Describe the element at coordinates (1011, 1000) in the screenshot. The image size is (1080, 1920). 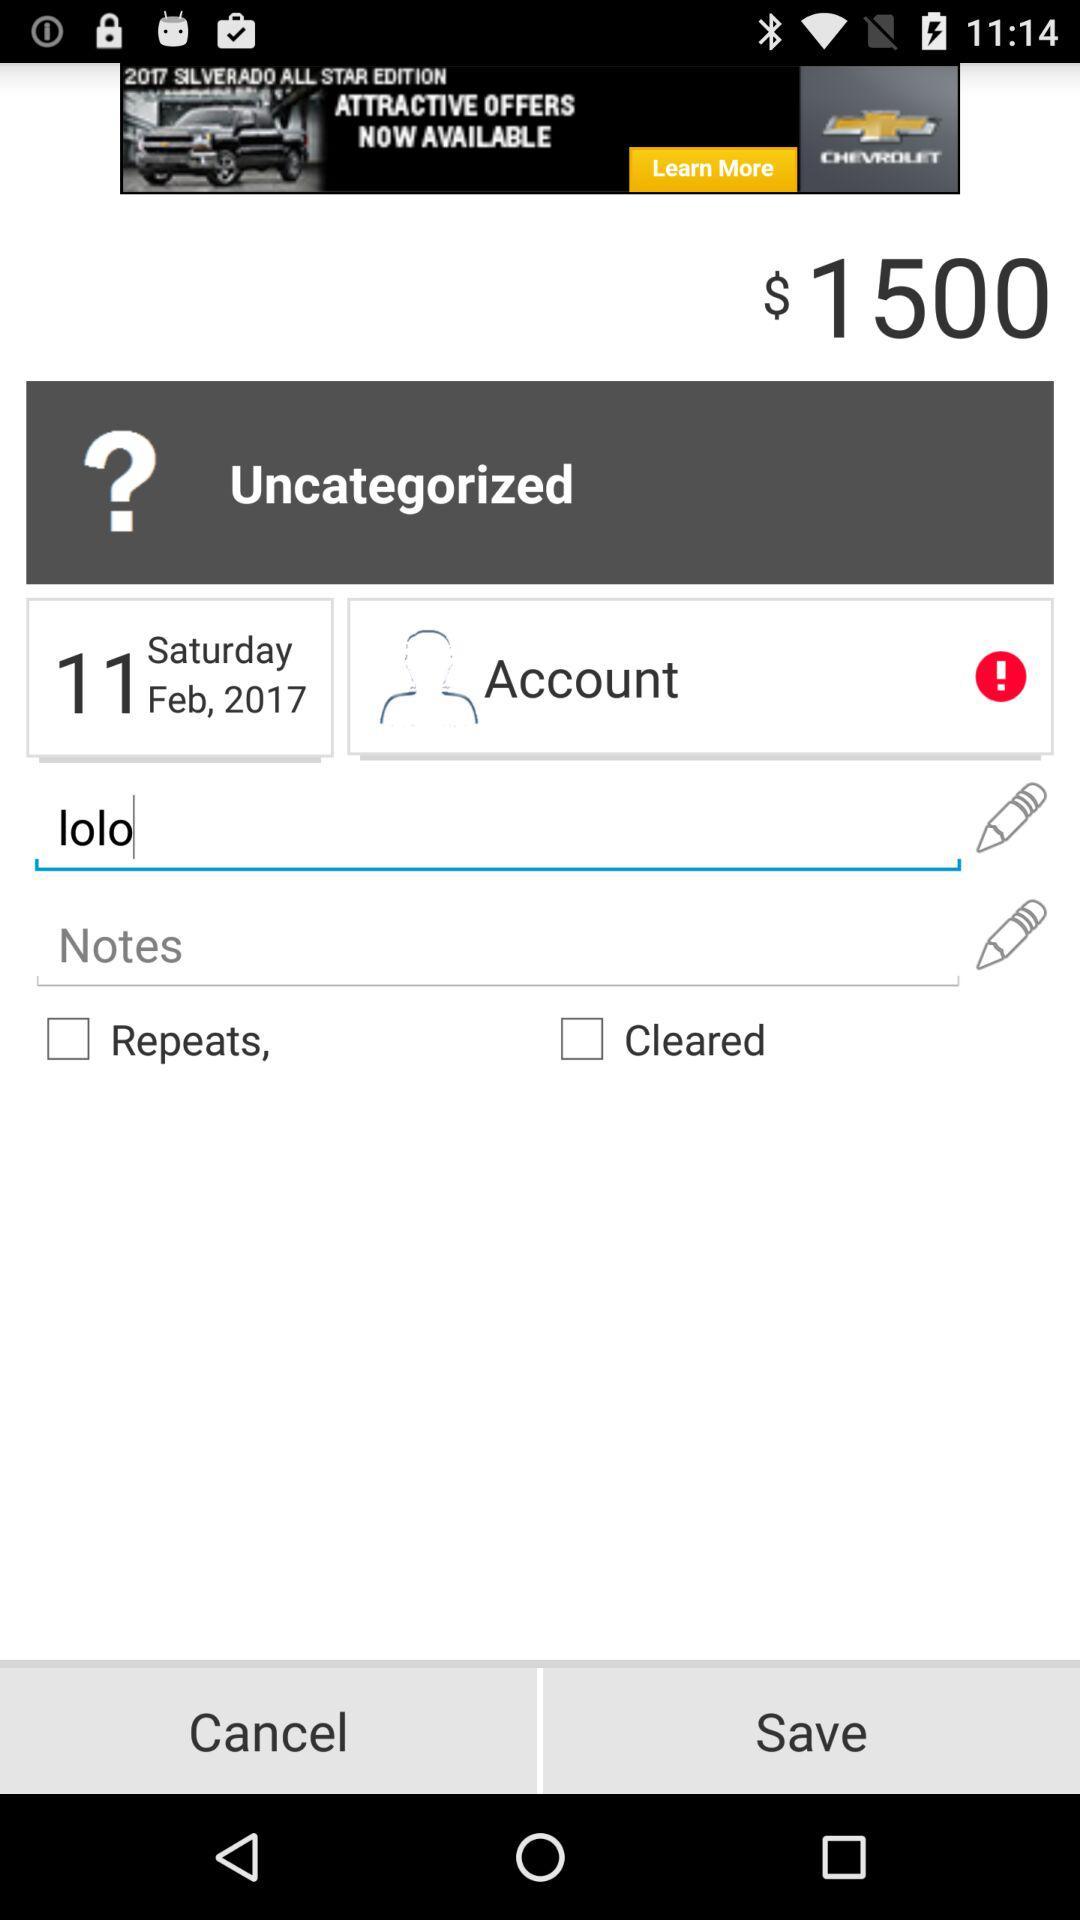
I see `the edit icon` at that location.